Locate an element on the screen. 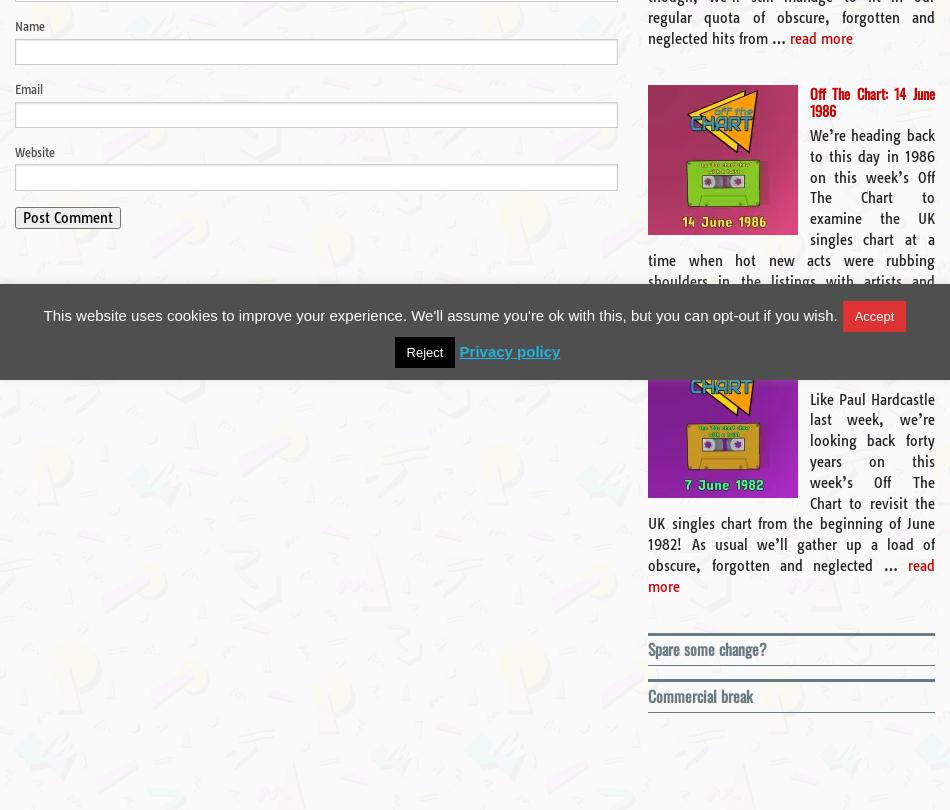  'Like Paul Hardcastle last week, we’re looking back forty years on this week’s Off The Chart to revisit the UK singles chart from the beginning of June 1982! As usual we’ll gather up a load of obscure, forgotten and neglected …' is located at coordinates (789, 482).